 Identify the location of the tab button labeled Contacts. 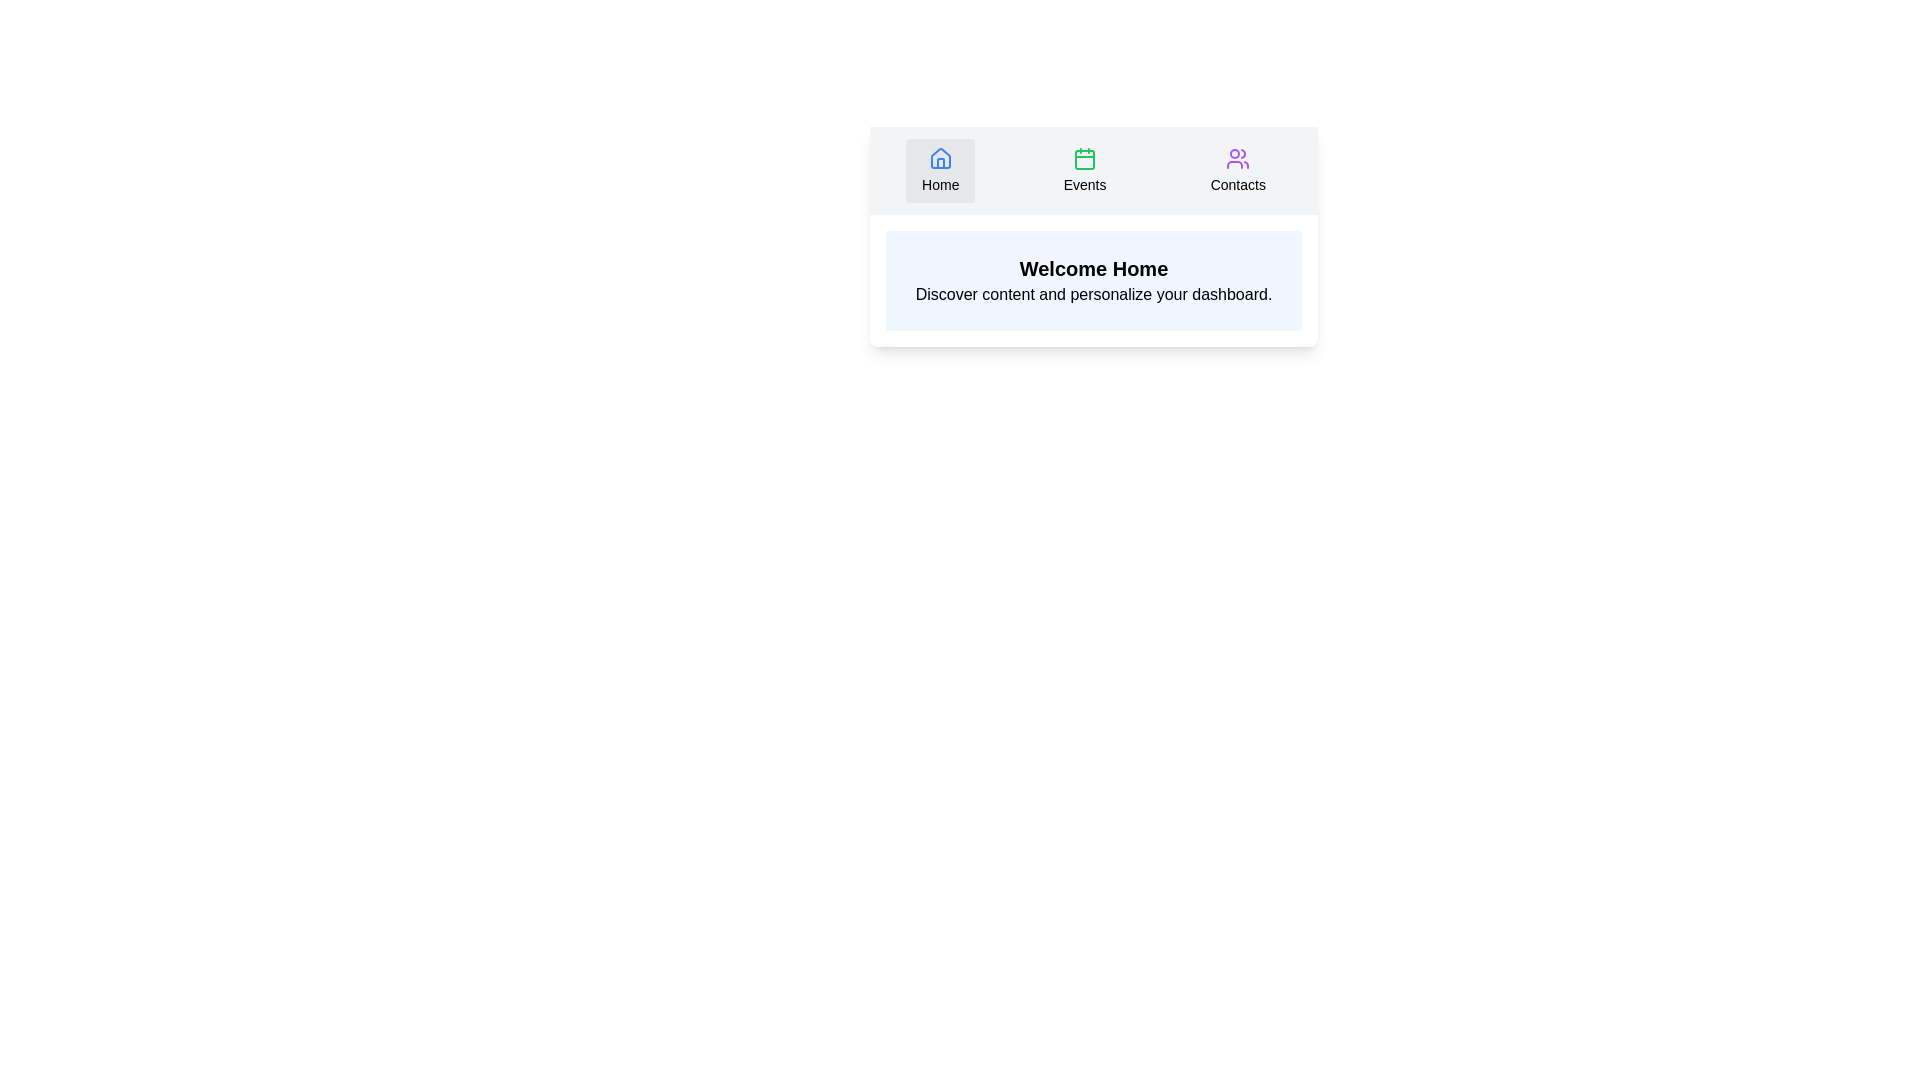
(1237, 169).